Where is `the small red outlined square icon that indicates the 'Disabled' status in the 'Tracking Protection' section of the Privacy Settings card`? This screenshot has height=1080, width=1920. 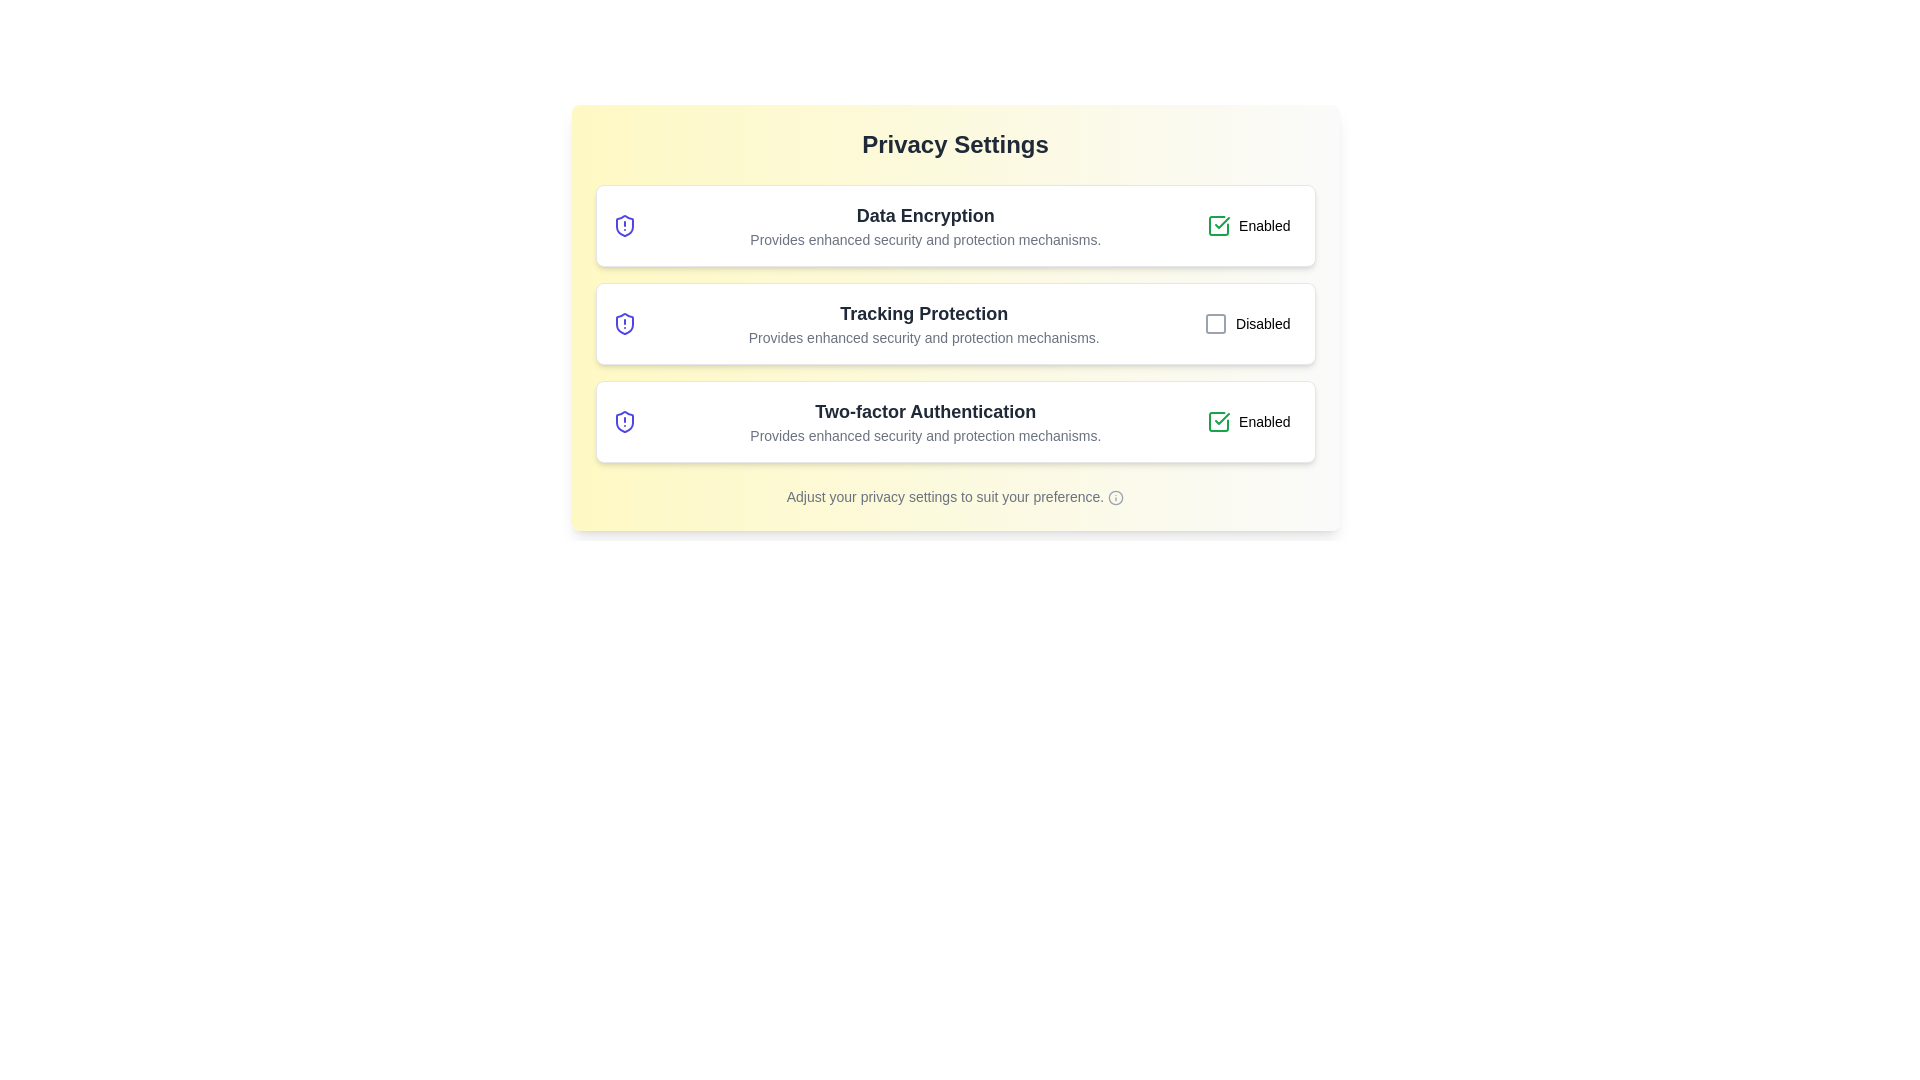
the small red outlined square icon that indicates the 'Disabled' status in the 'Tracking Protection' section of the Privacy Settings card is located at coordinates (1214, 323).